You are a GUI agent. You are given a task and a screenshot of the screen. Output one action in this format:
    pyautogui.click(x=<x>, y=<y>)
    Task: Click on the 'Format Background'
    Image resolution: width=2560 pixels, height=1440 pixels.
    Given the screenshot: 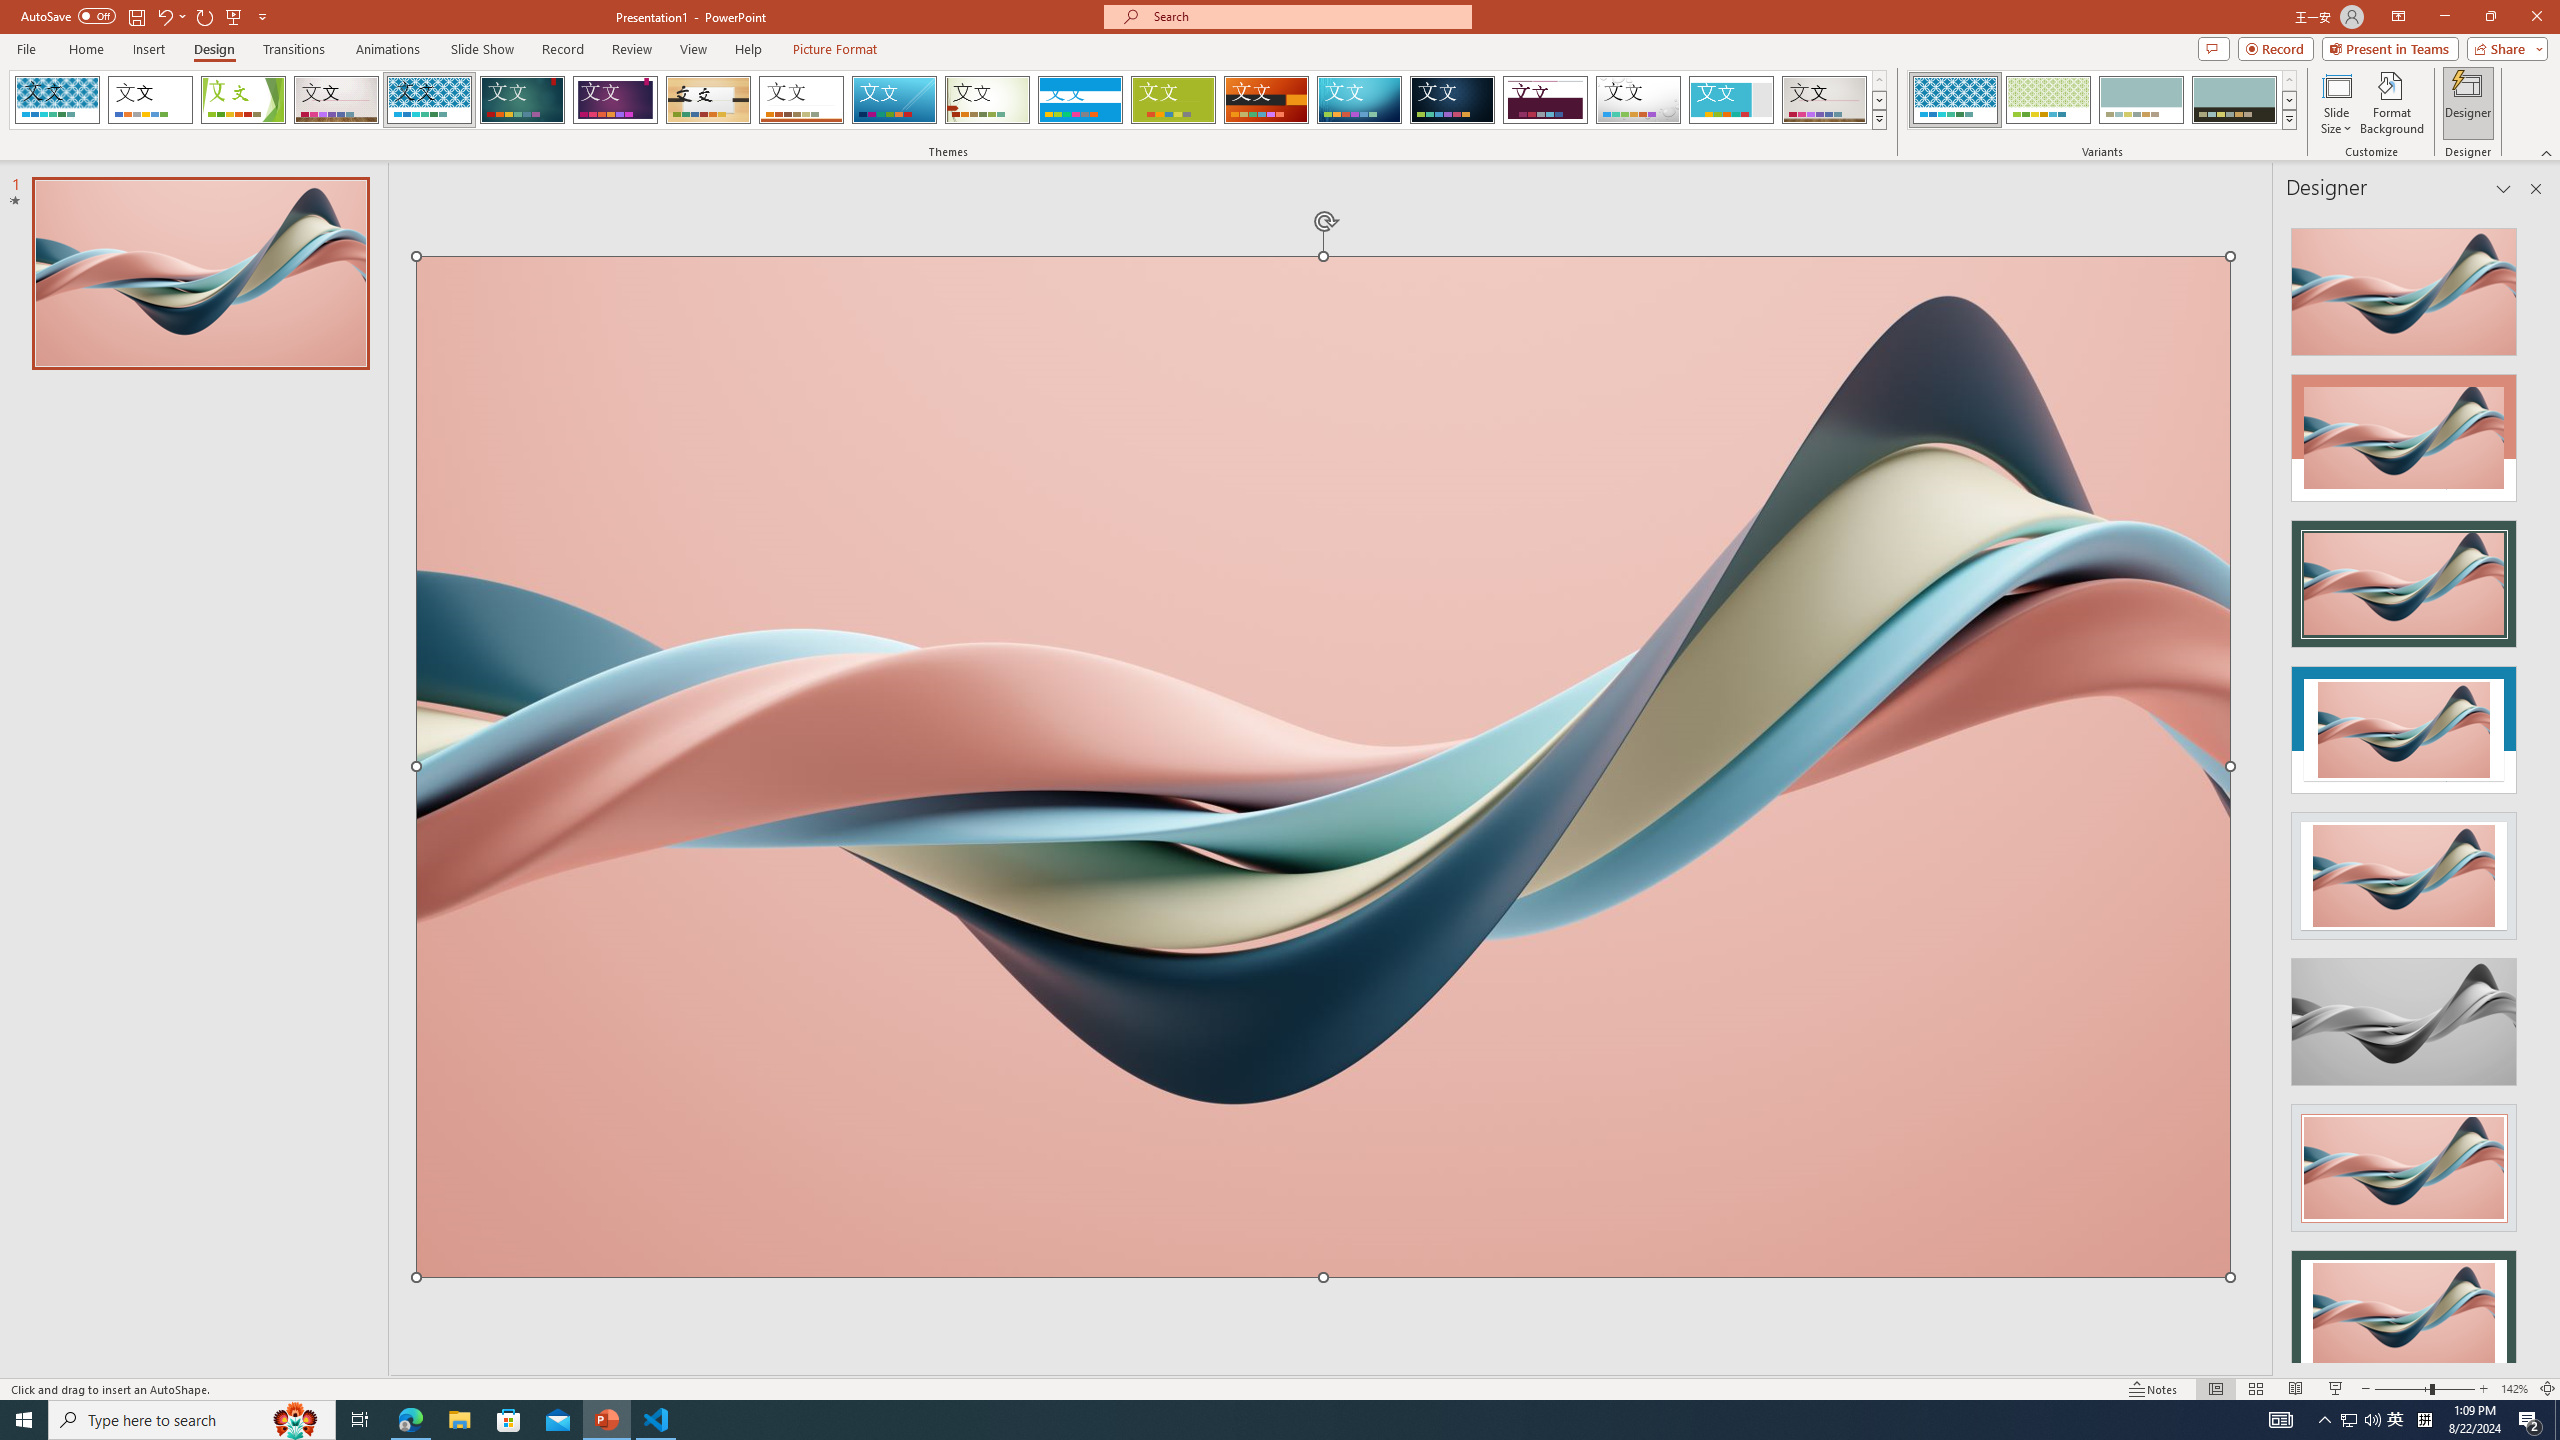 What is the action you would take?
    pyautogui.click(x=2392, y=103)
    